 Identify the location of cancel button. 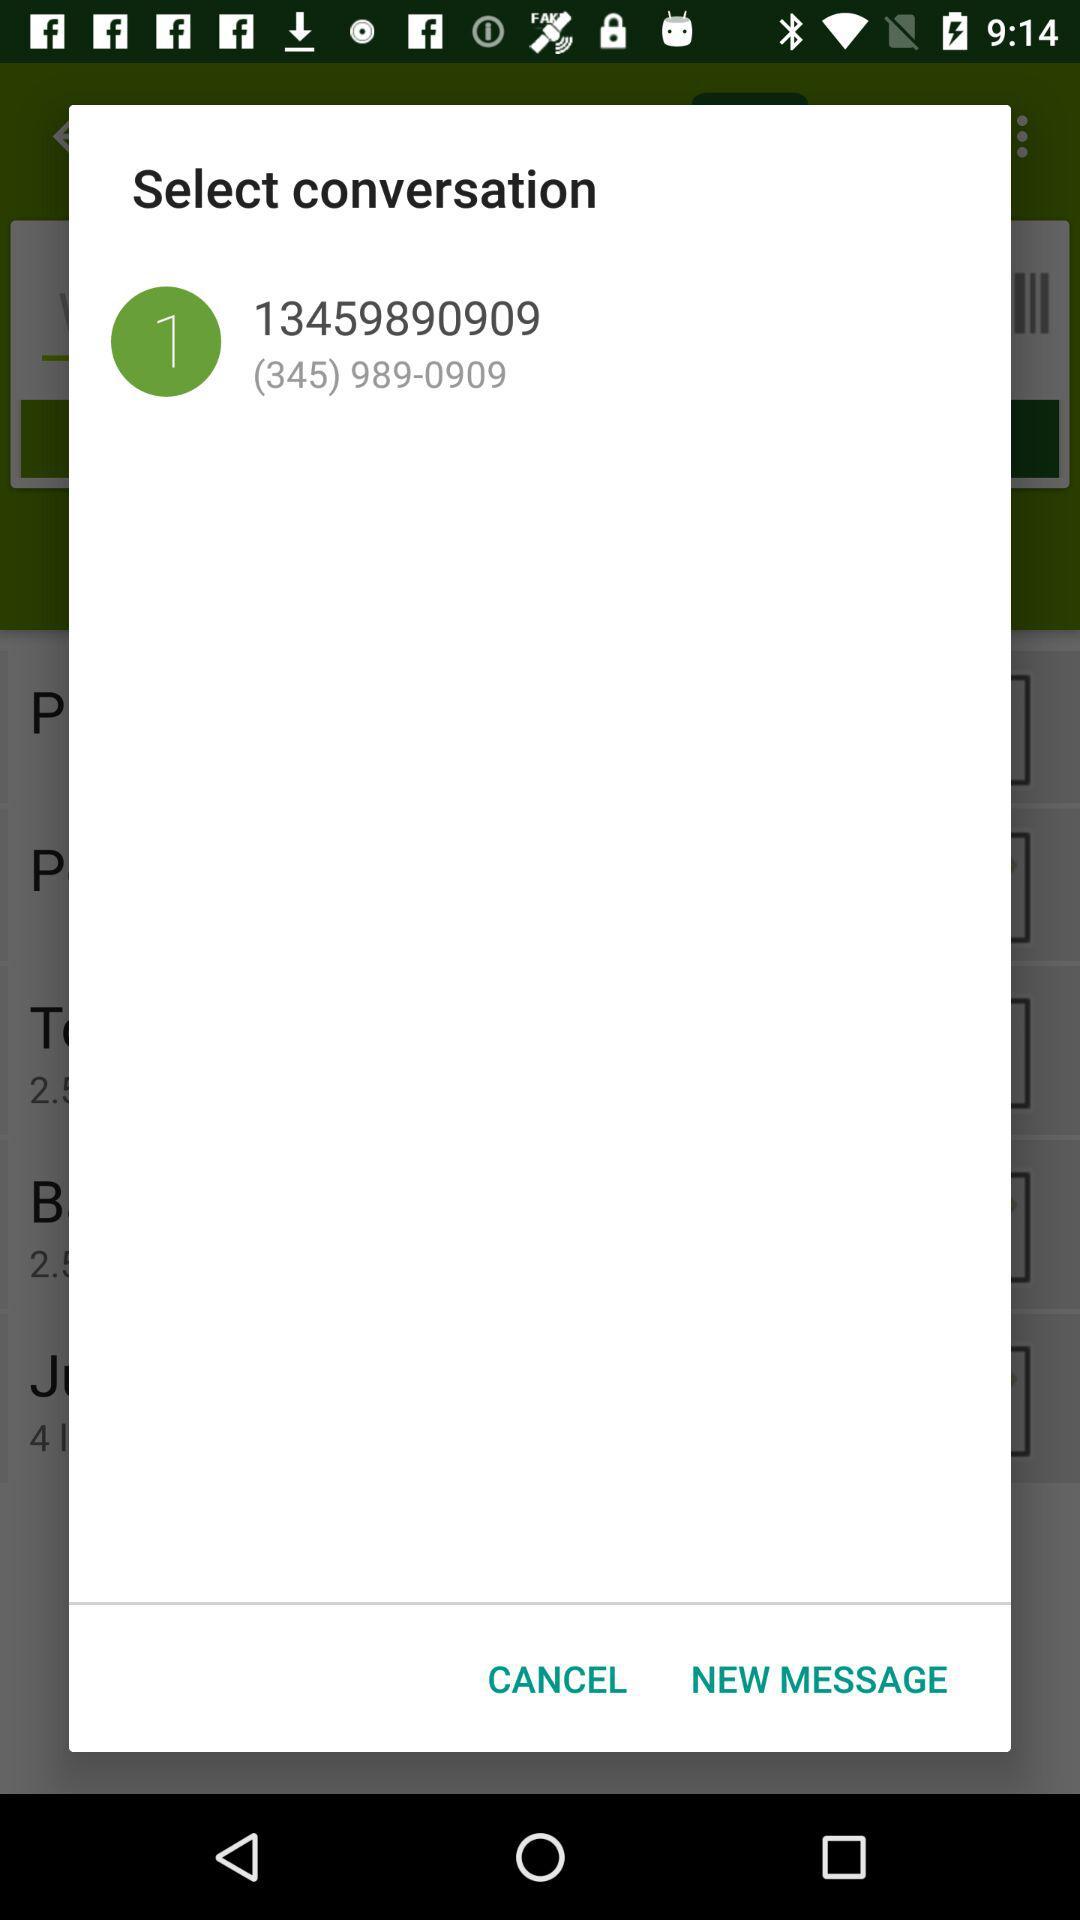
(557, 1678).